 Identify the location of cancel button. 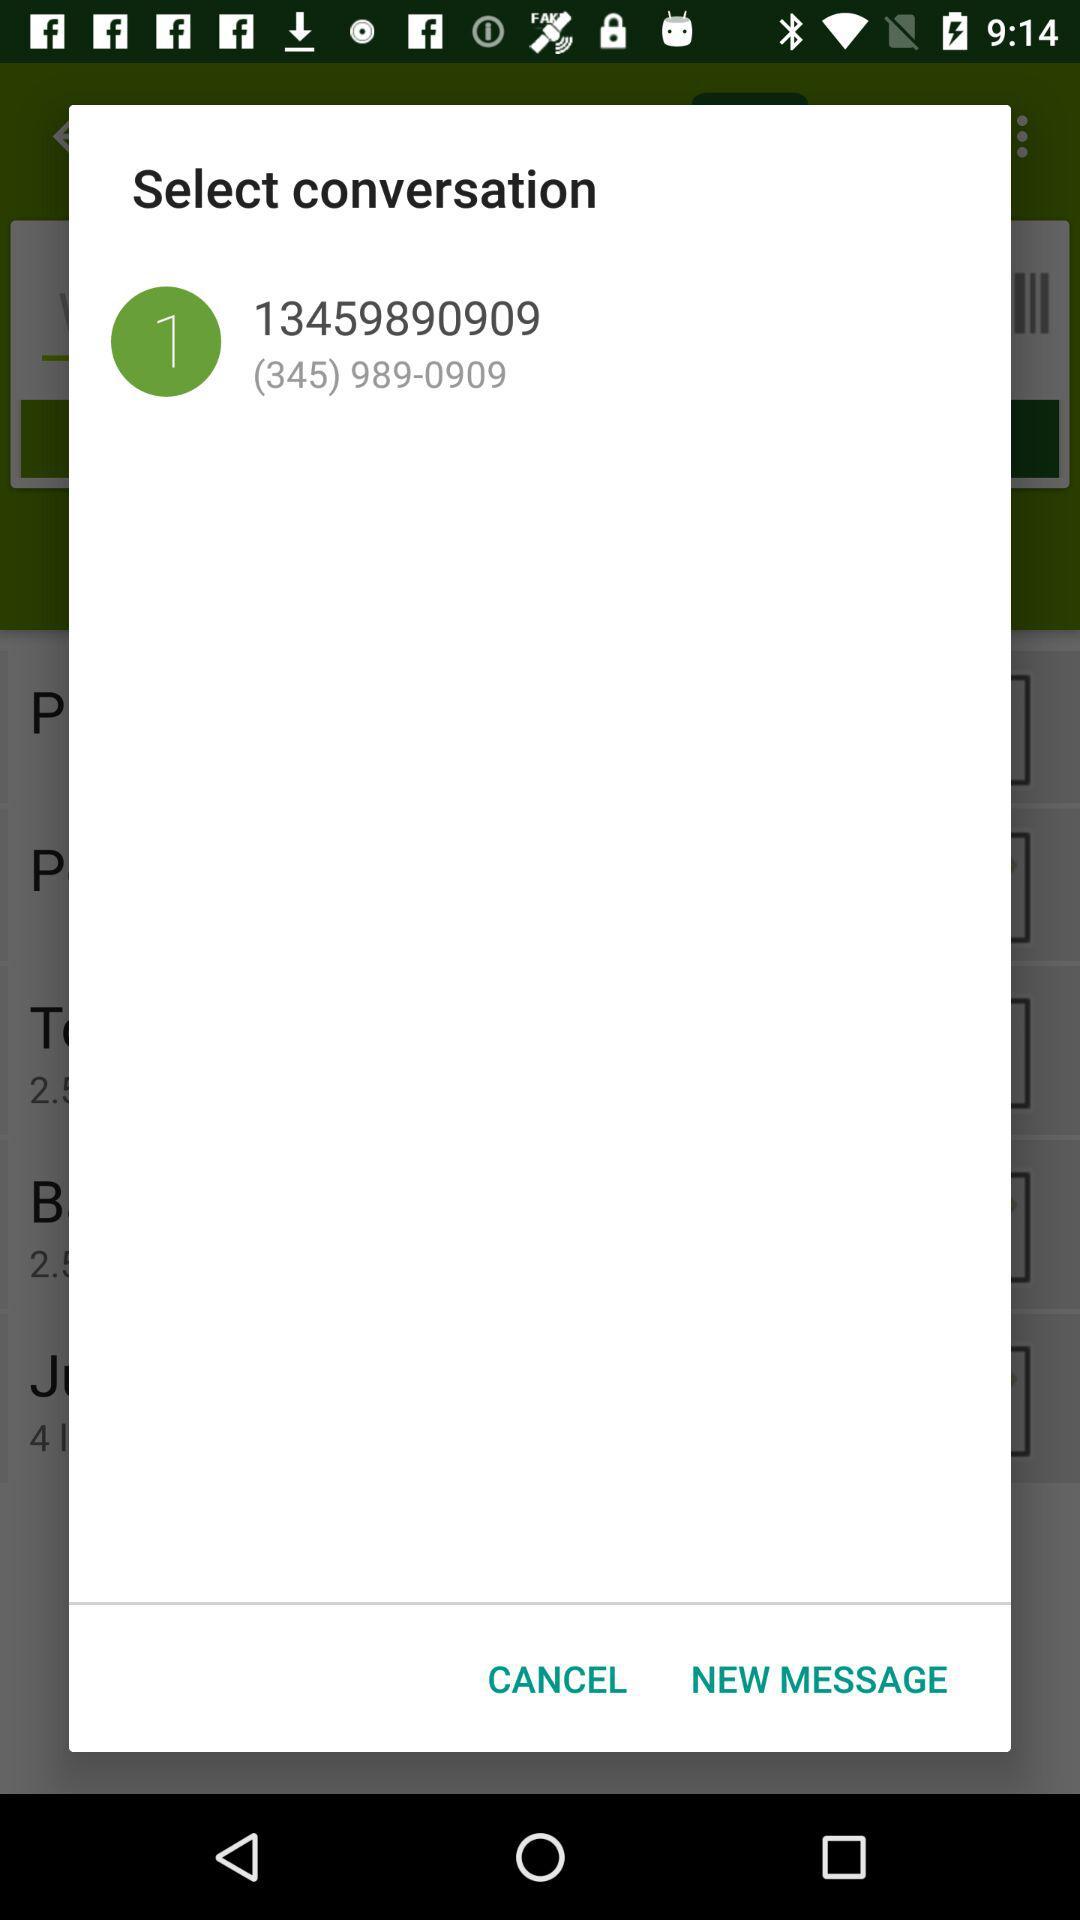
(557, 1678).